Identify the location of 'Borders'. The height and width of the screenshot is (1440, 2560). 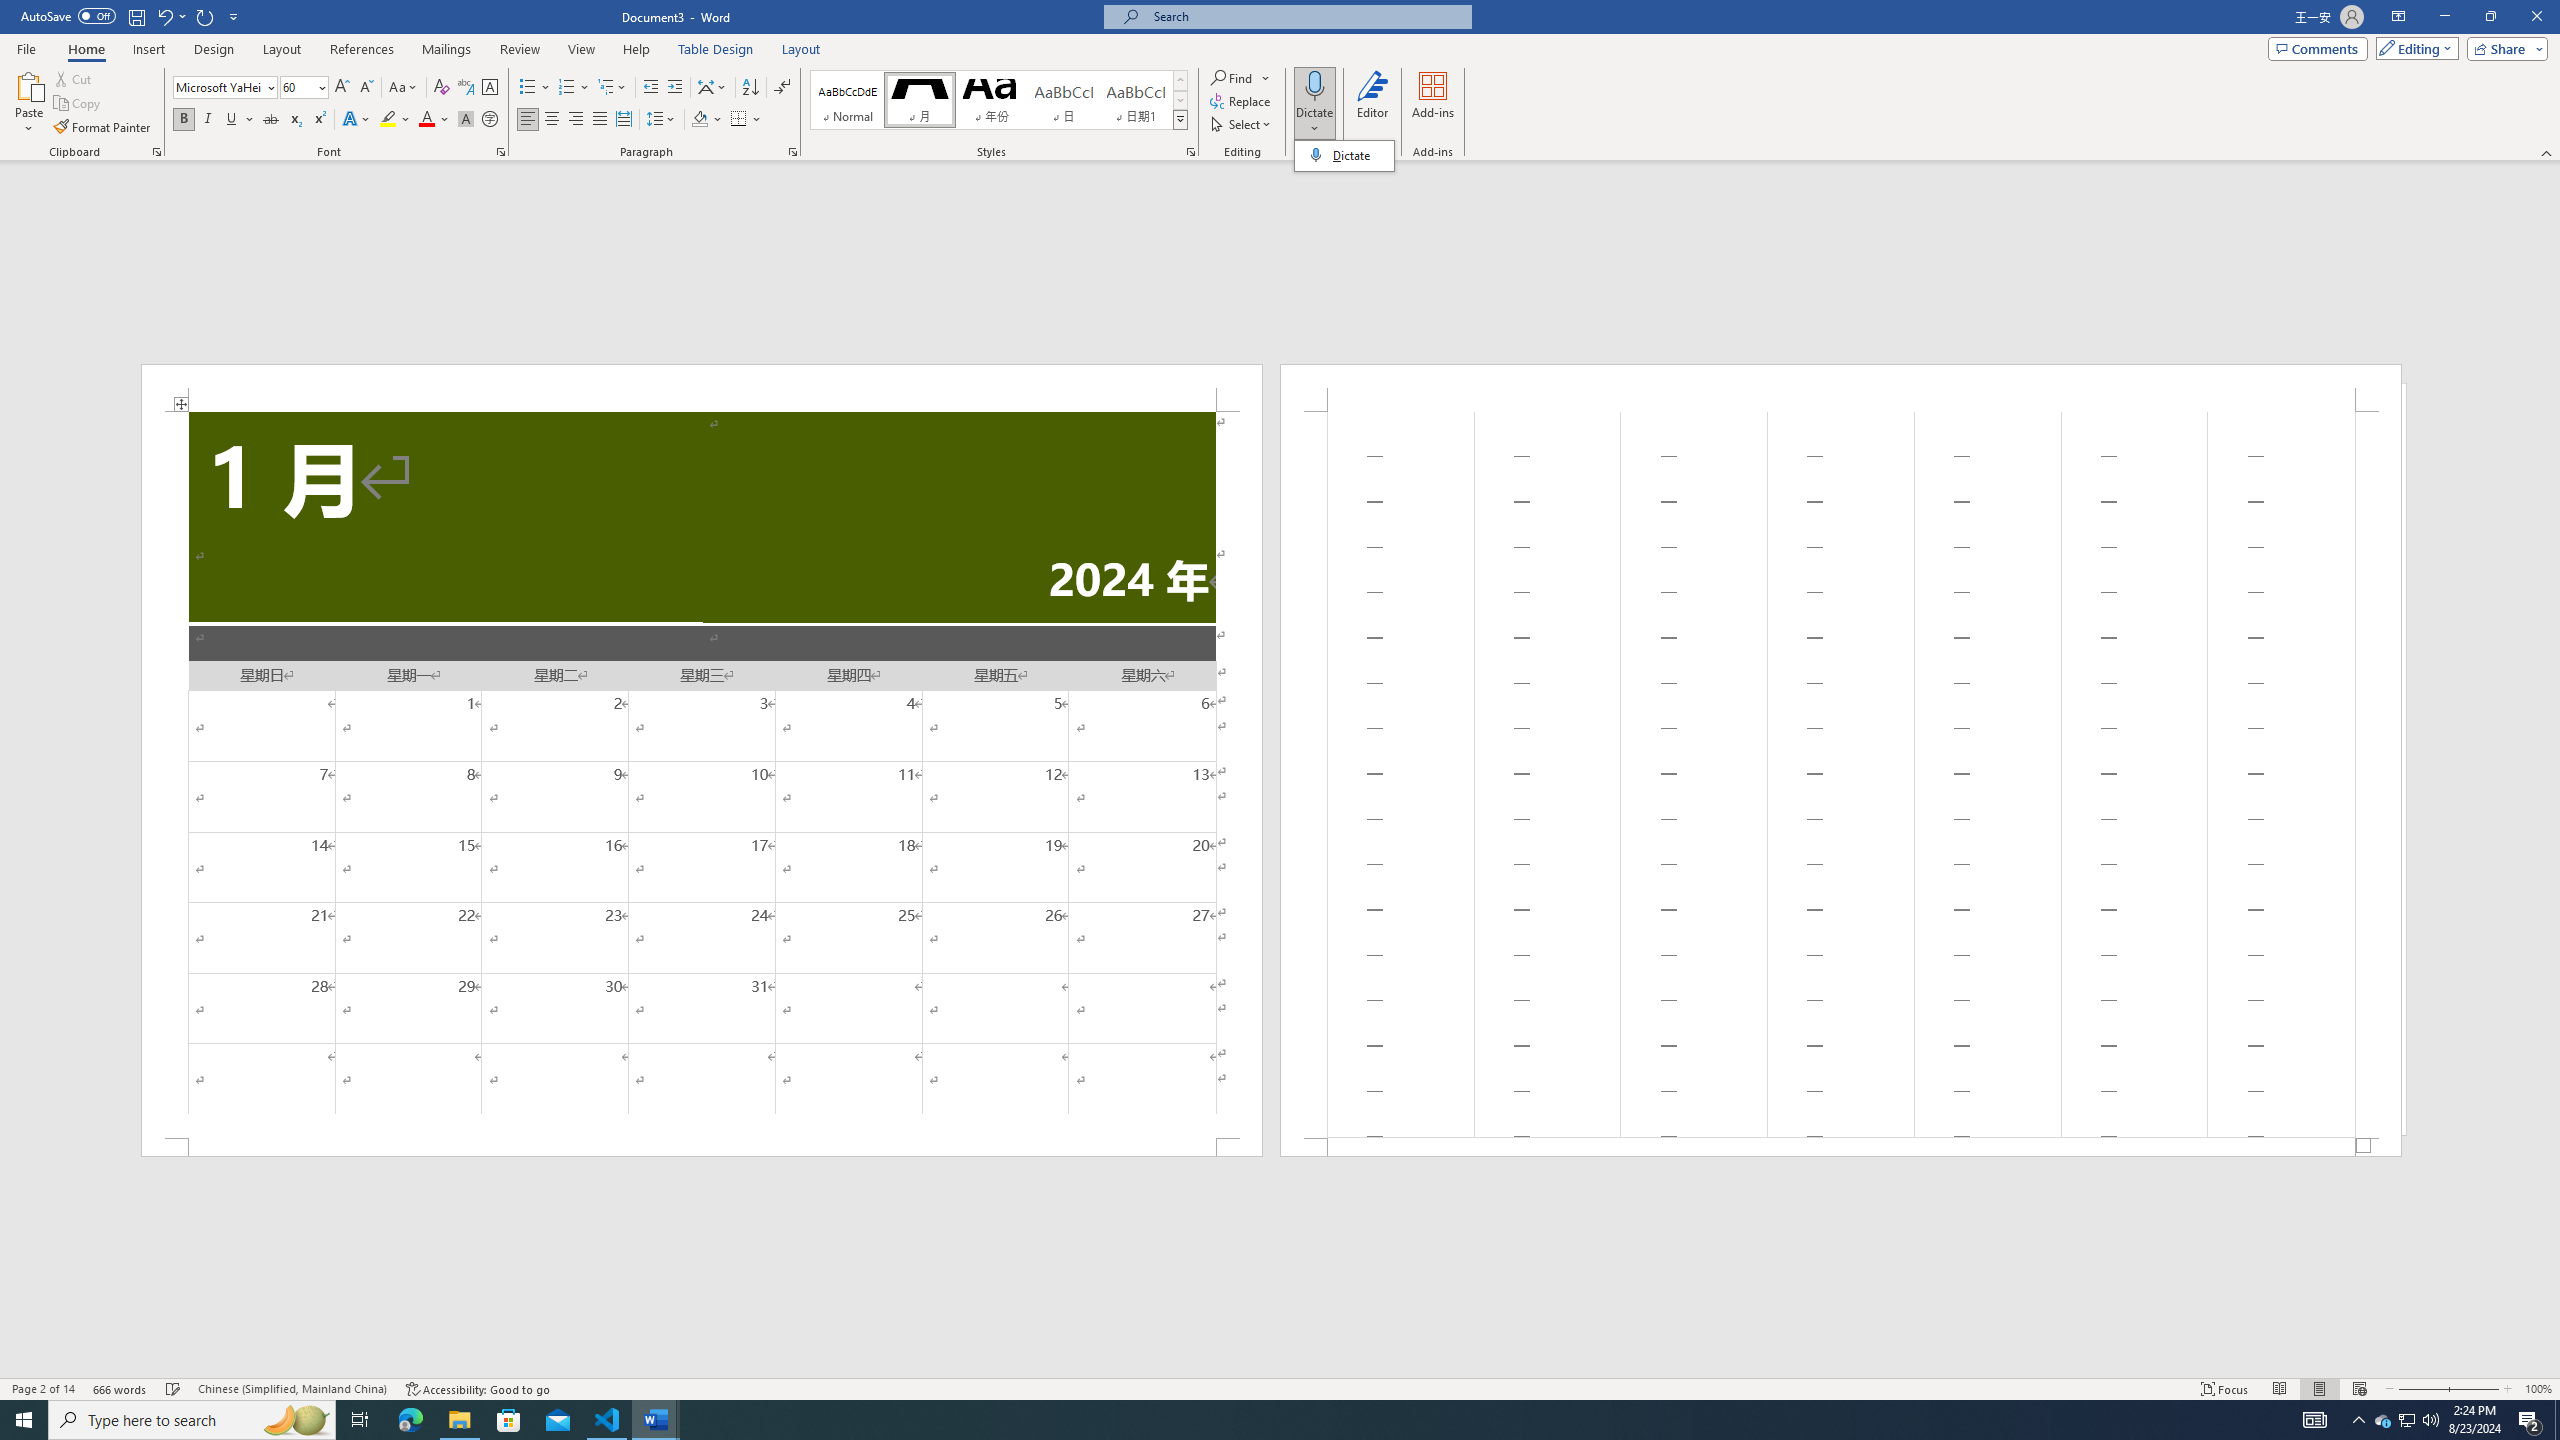
(745, 118).